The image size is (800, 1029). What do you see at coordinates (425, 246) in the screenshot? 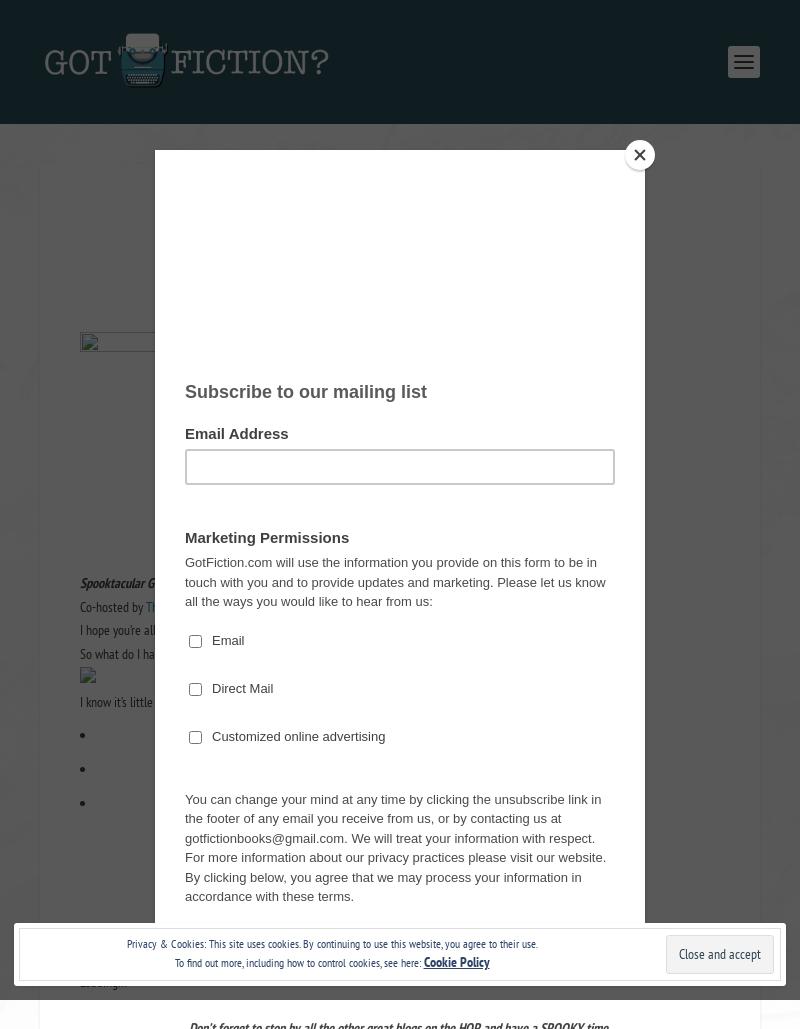
I see `'Book Giveaway'` at bounding box center [425, 246].